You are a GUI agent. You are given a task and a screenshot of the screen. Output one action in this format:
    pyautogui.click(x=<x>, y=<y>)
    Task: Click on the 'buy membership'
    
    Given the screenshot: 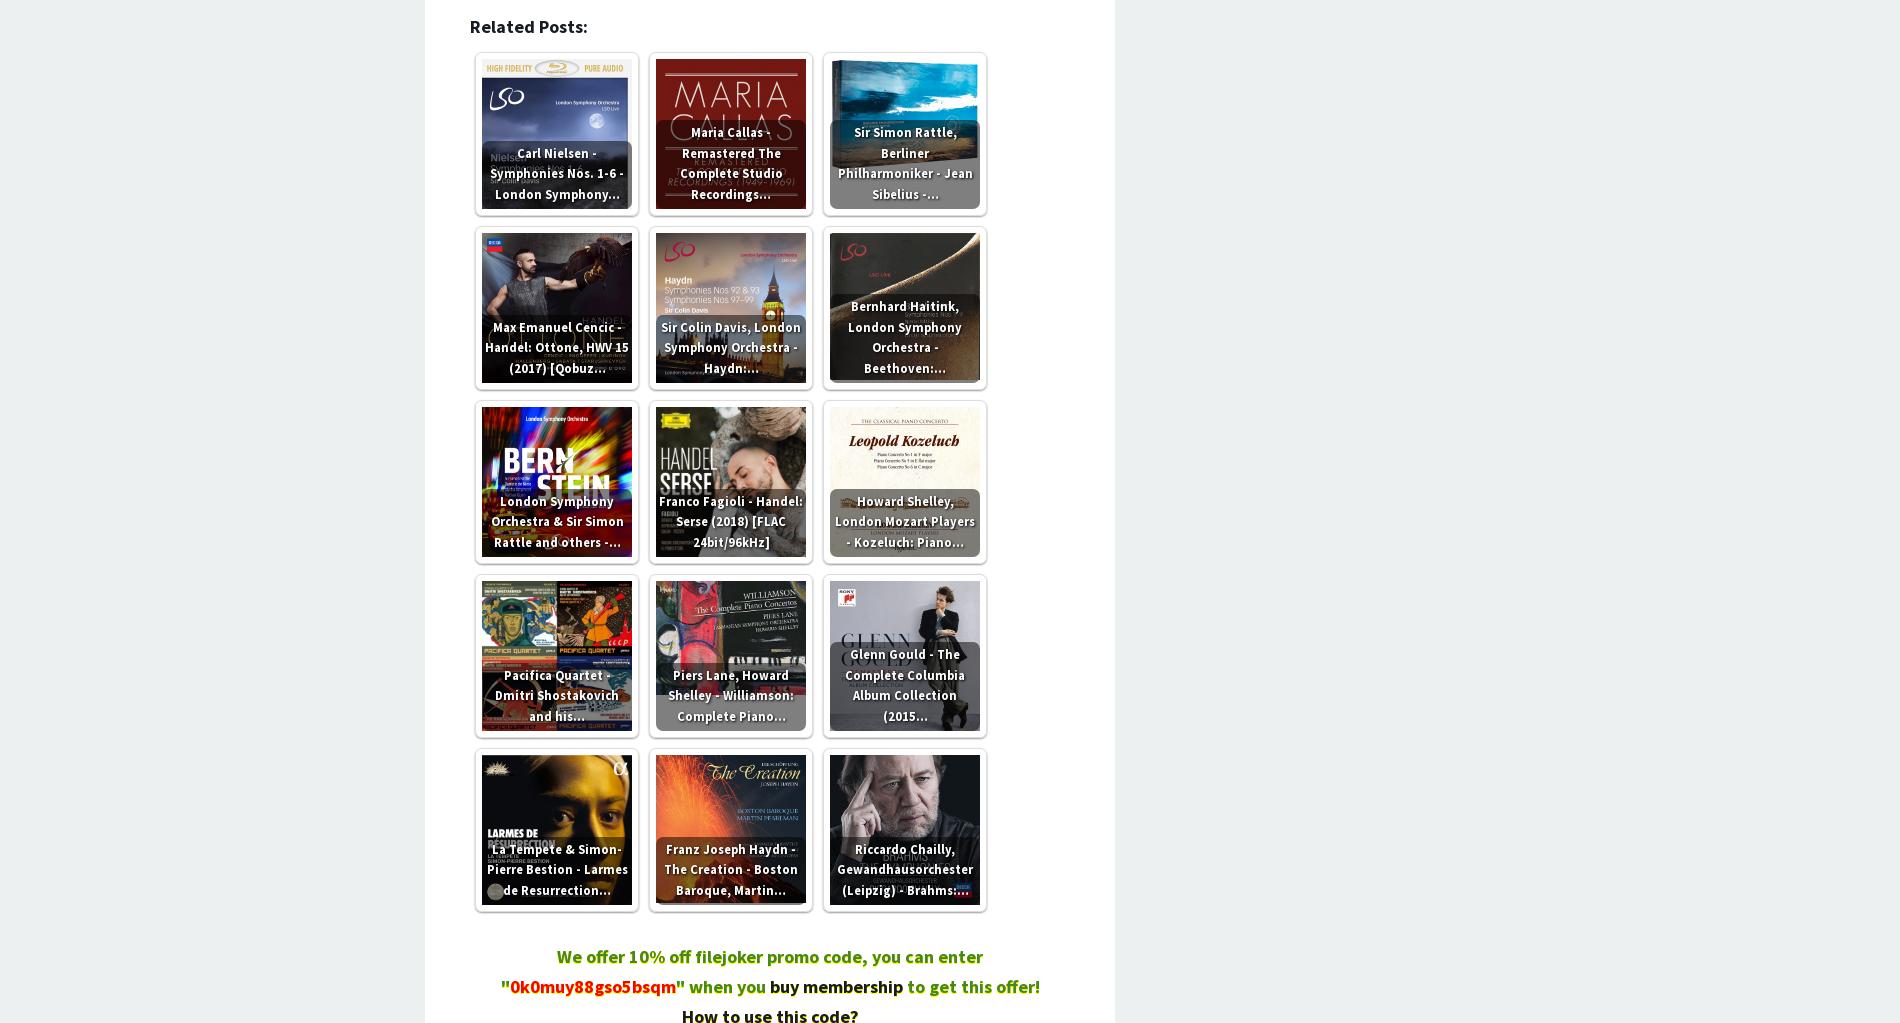 What is the action you would take?
    pyautogui.click(x=767, y=984)
    